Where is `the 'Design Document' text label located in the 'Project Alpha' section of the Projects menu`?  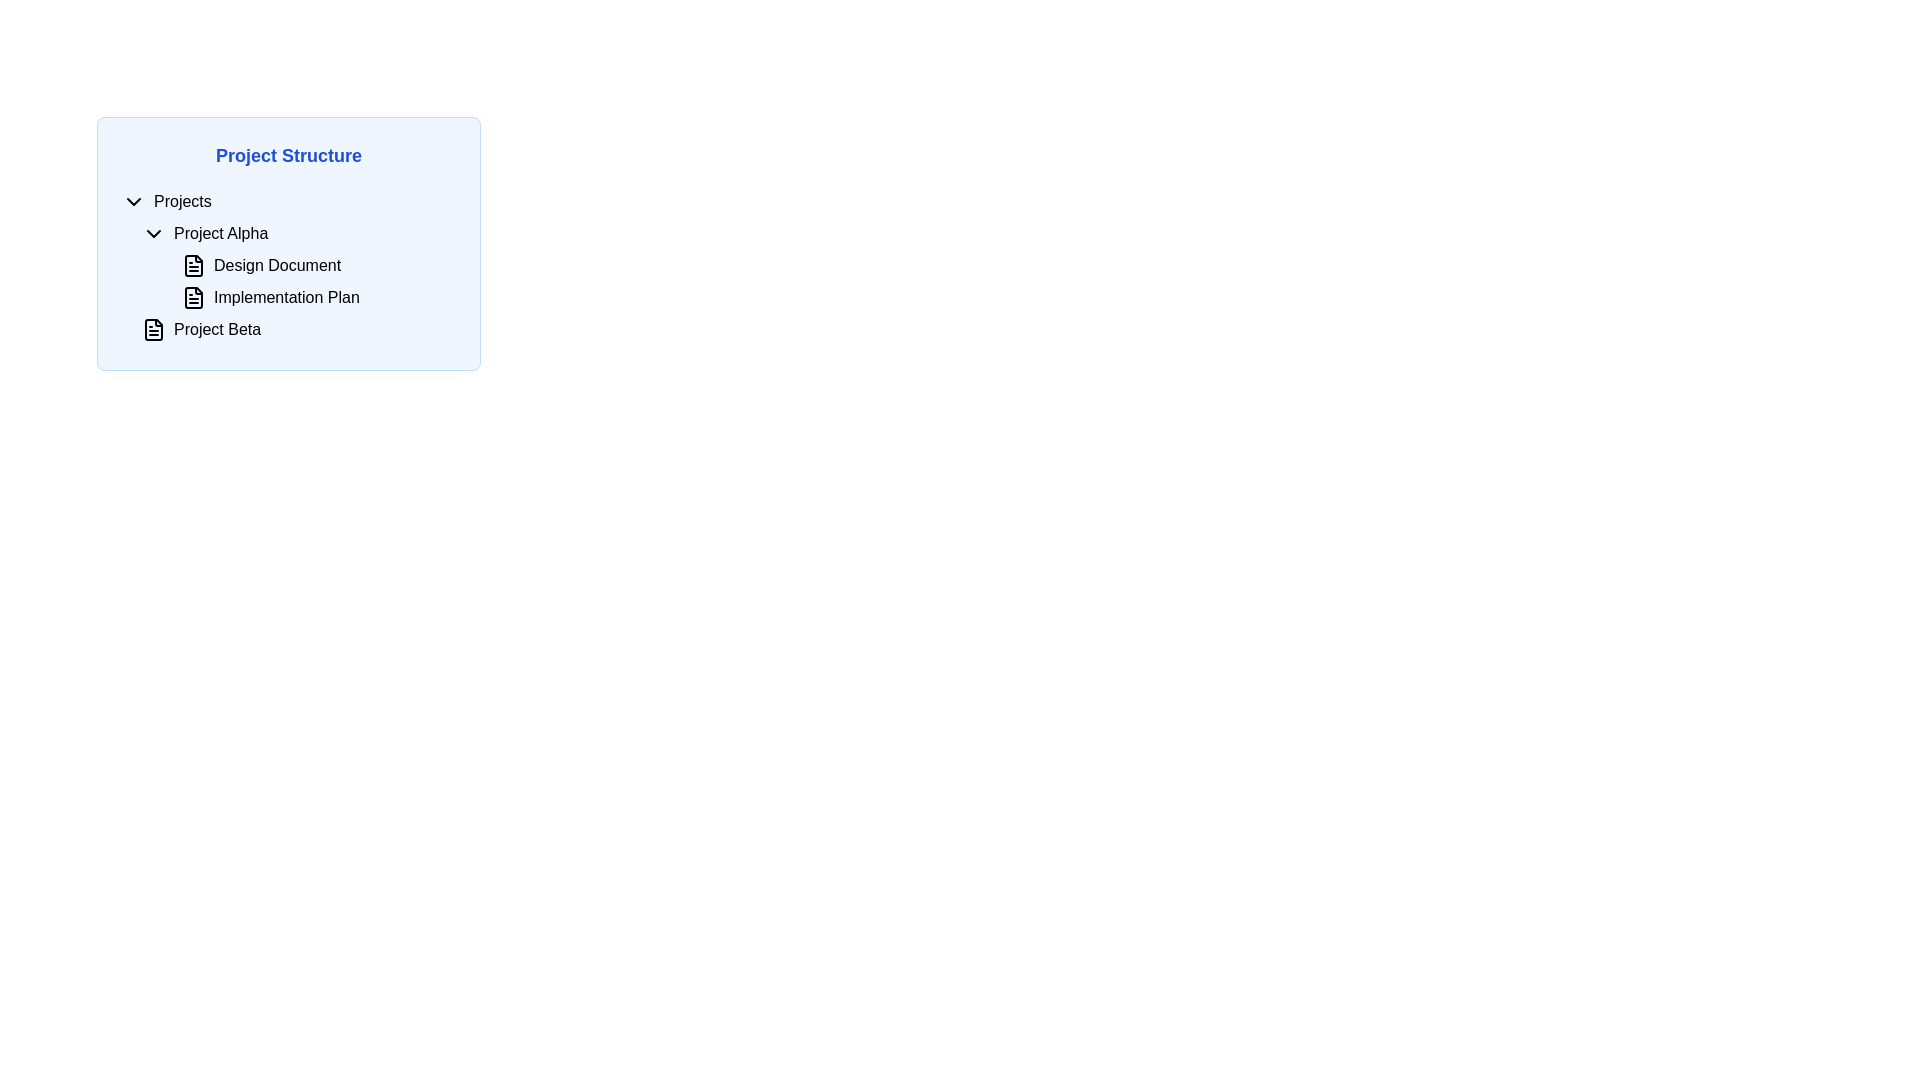 the 'Design Document' text label located in the 'Project Alpha' section of the Projects menu is located at coordinates (276, 265).